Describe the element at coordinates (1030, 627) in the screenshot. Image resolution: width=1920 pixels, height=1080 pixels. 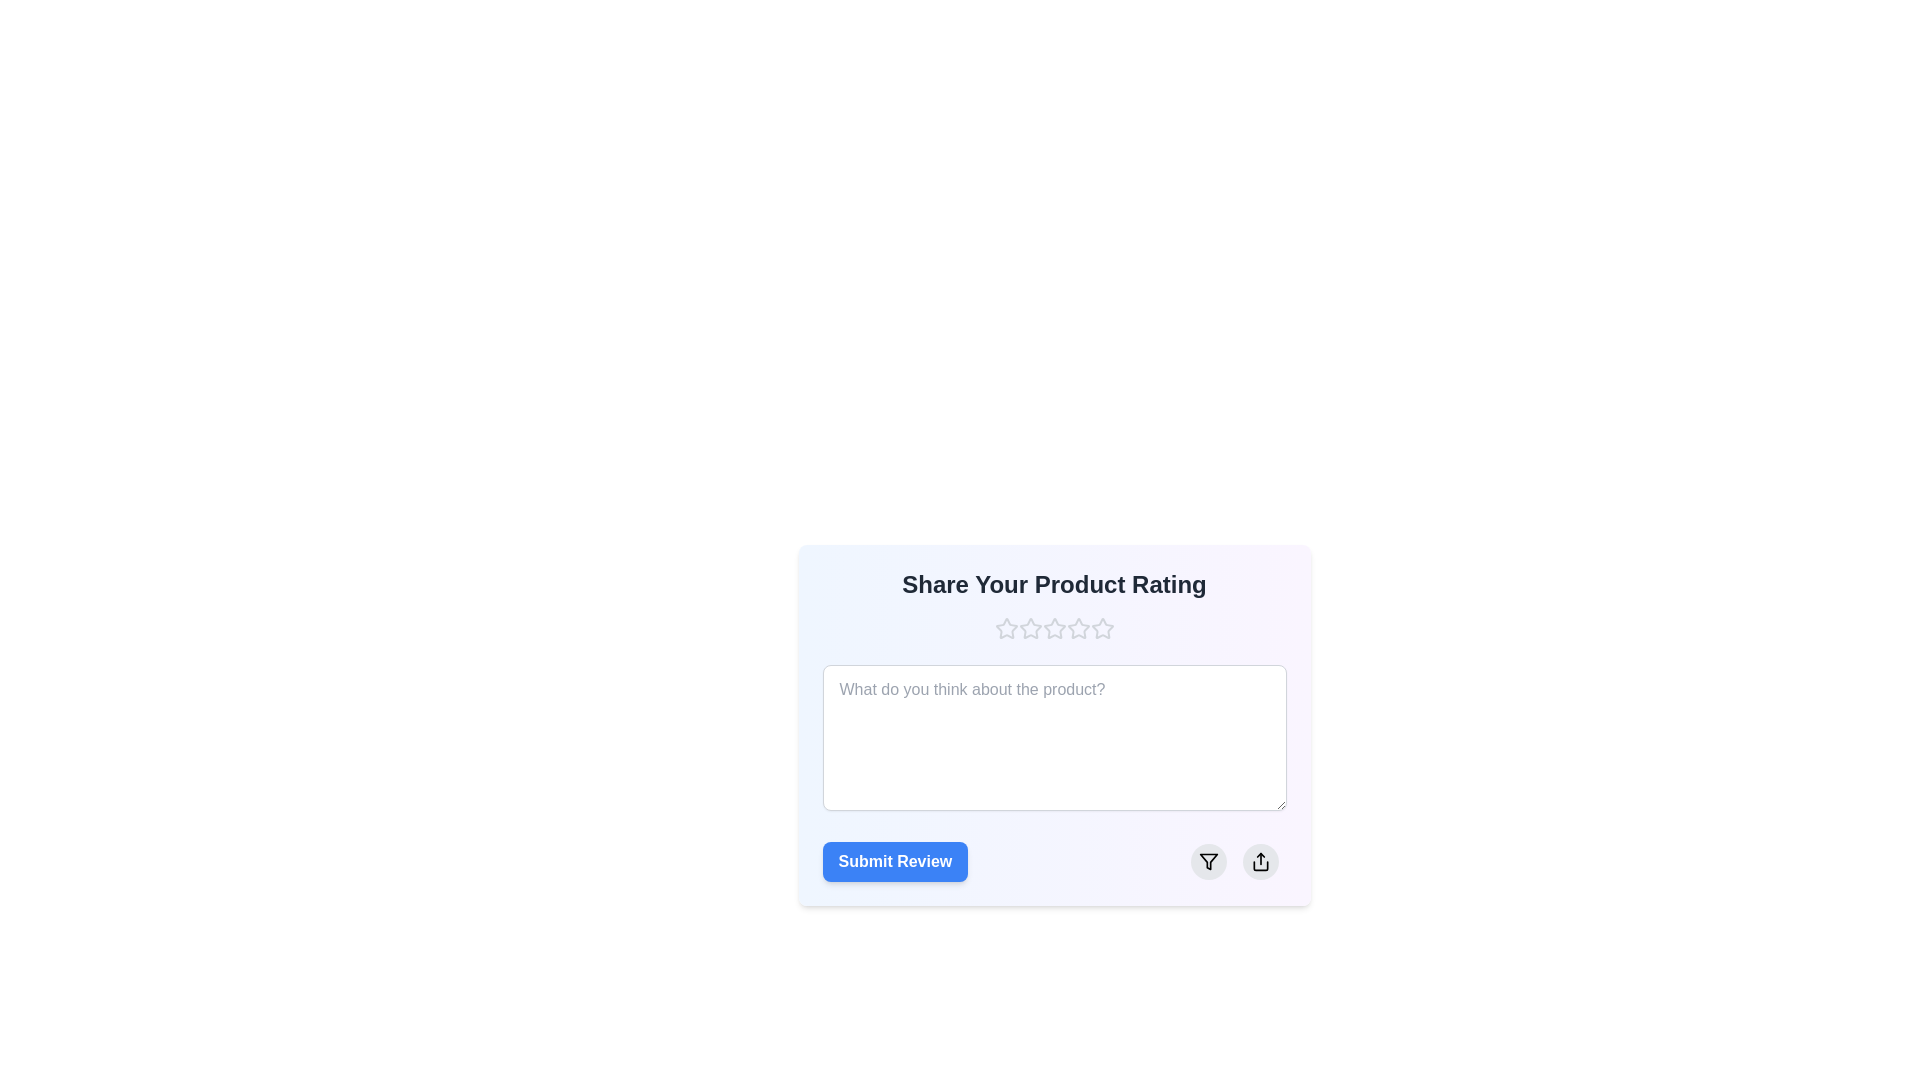
I see `the first star-shaped rating icon located beneath the heading 'Share Your Product Rating'` at that location.